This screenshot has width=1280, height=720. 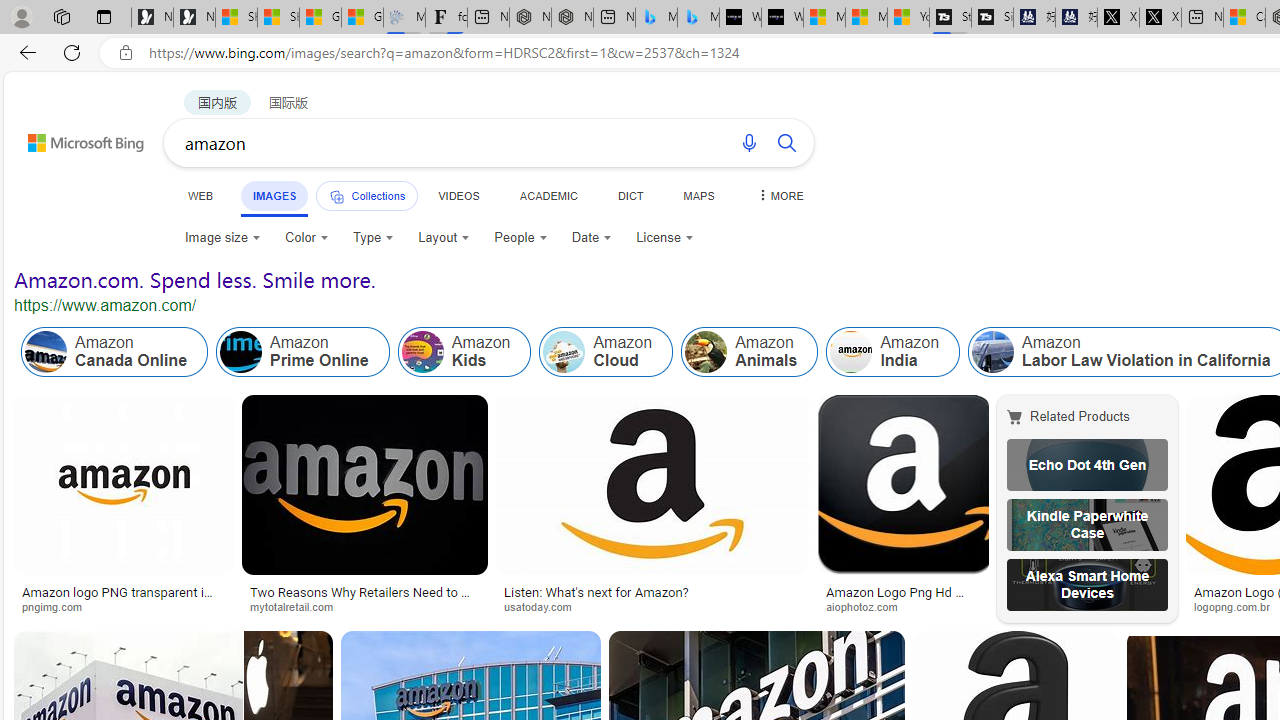 What do you see at coordinates (222, 236) in the screenshot?
I see `'Image size'` at bounding box center [222, 236].